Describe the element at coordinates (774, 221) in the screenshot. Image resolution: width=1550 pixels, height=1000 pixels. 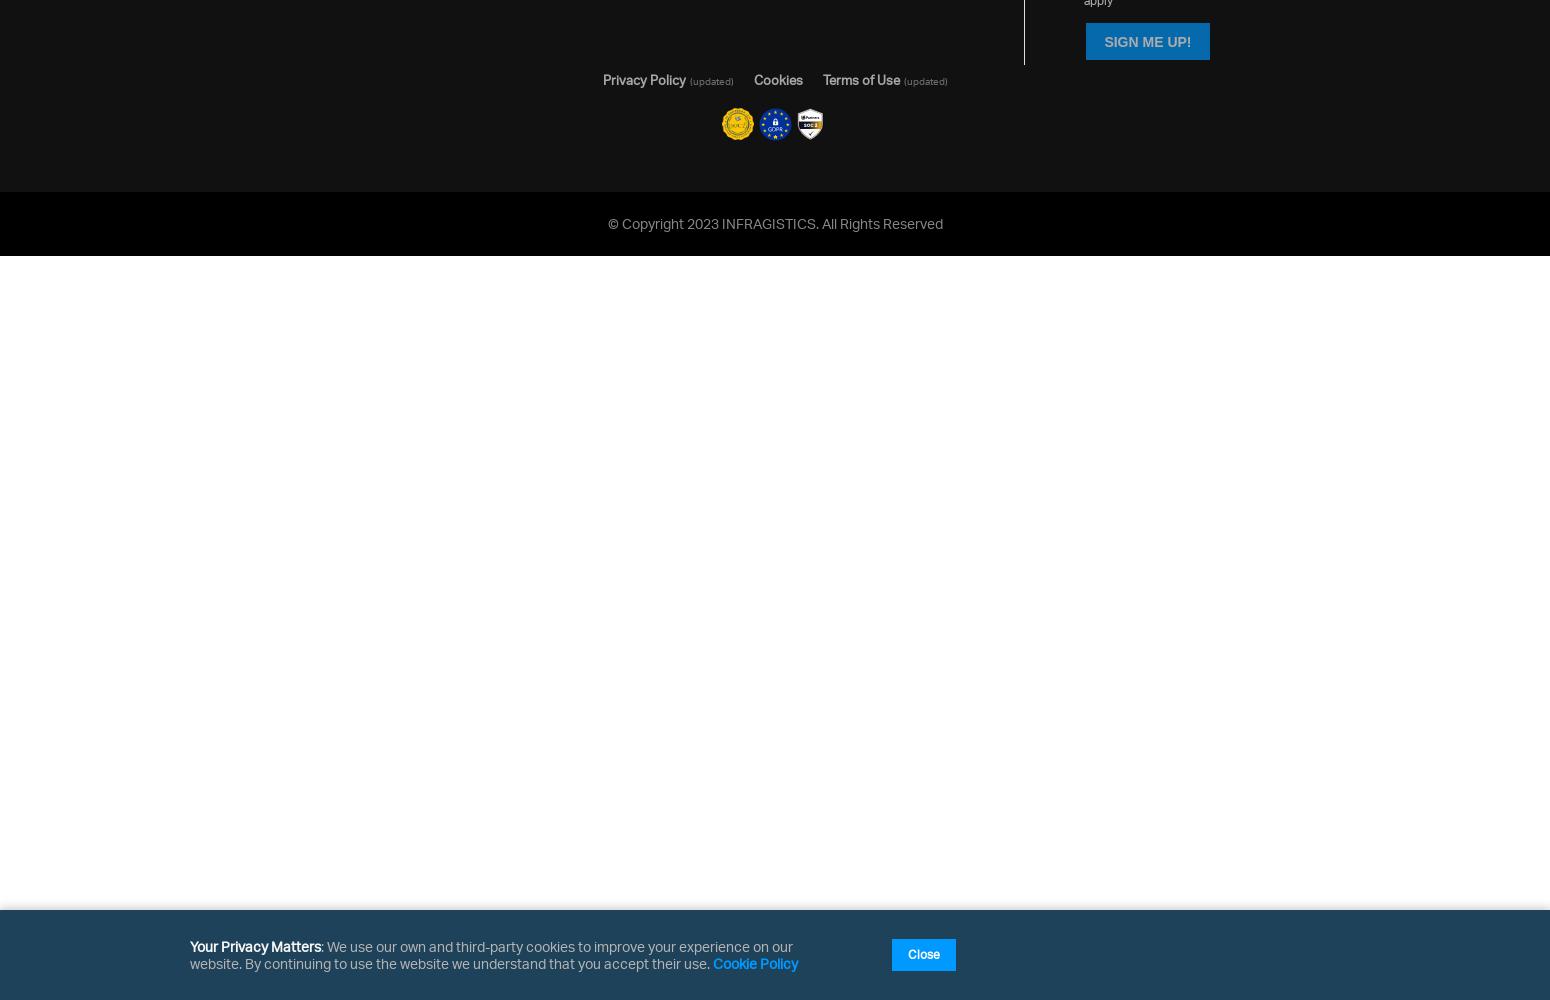
I see `'© Copyright 2023 INFRAGISTICS. All Rights Reserved'` at that location.